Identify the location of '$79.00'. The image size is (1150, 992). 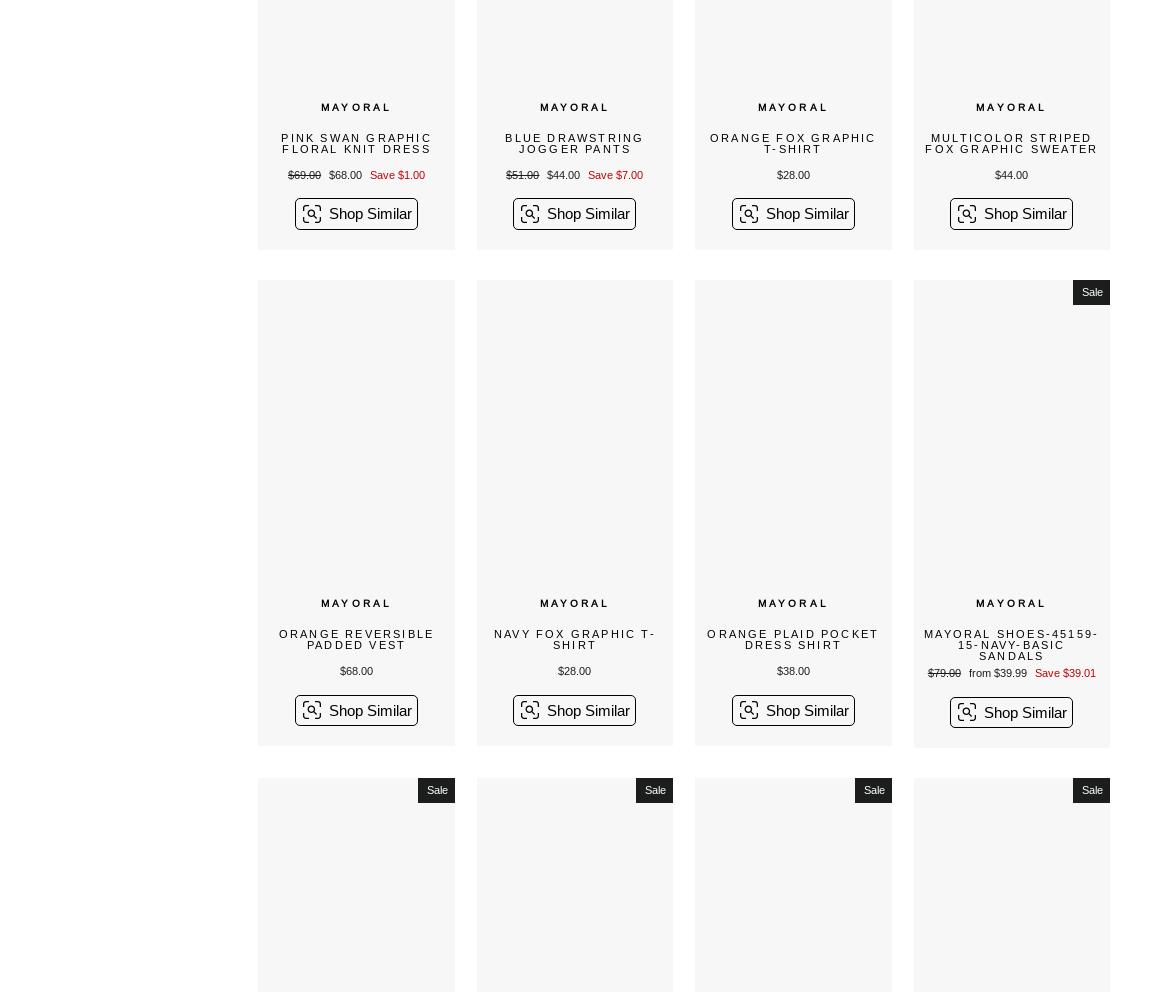
(943, 671).